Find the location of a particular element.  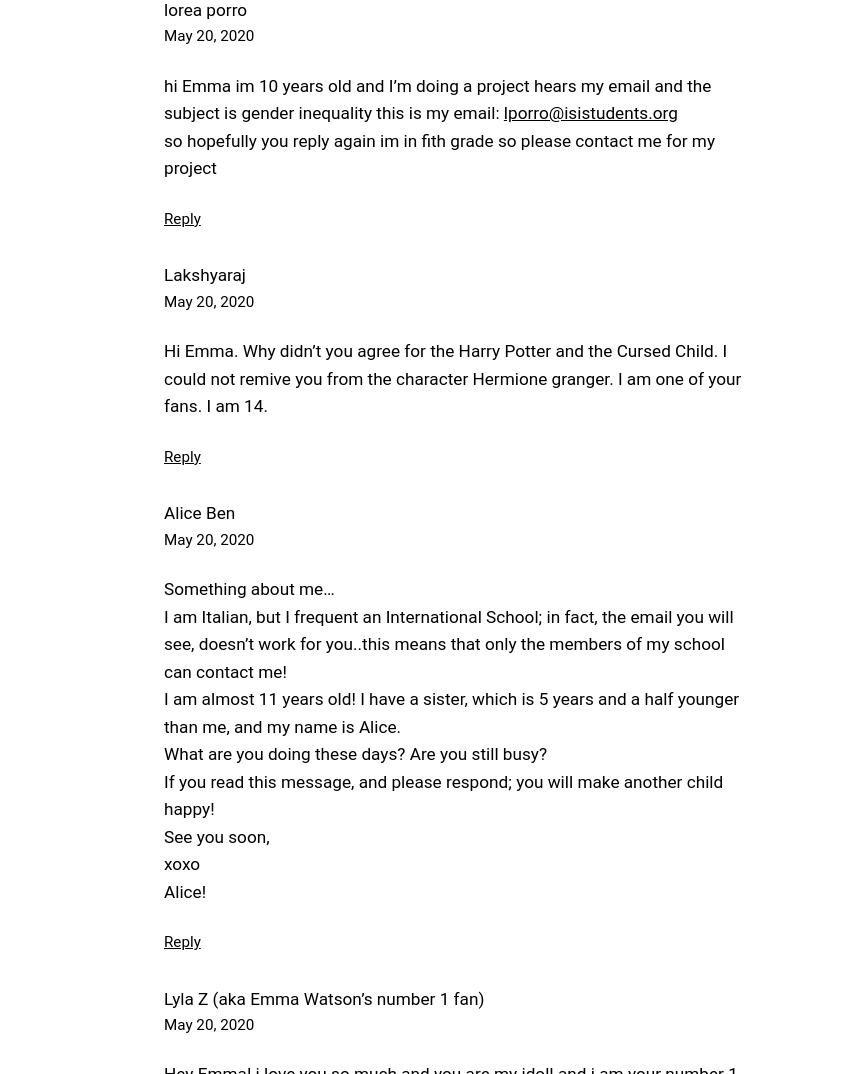

'I am almost 11 years old! I have a sister, which is 5 years and a half younger than me, and my name is Alice.' is located at coordinates (450, 712).